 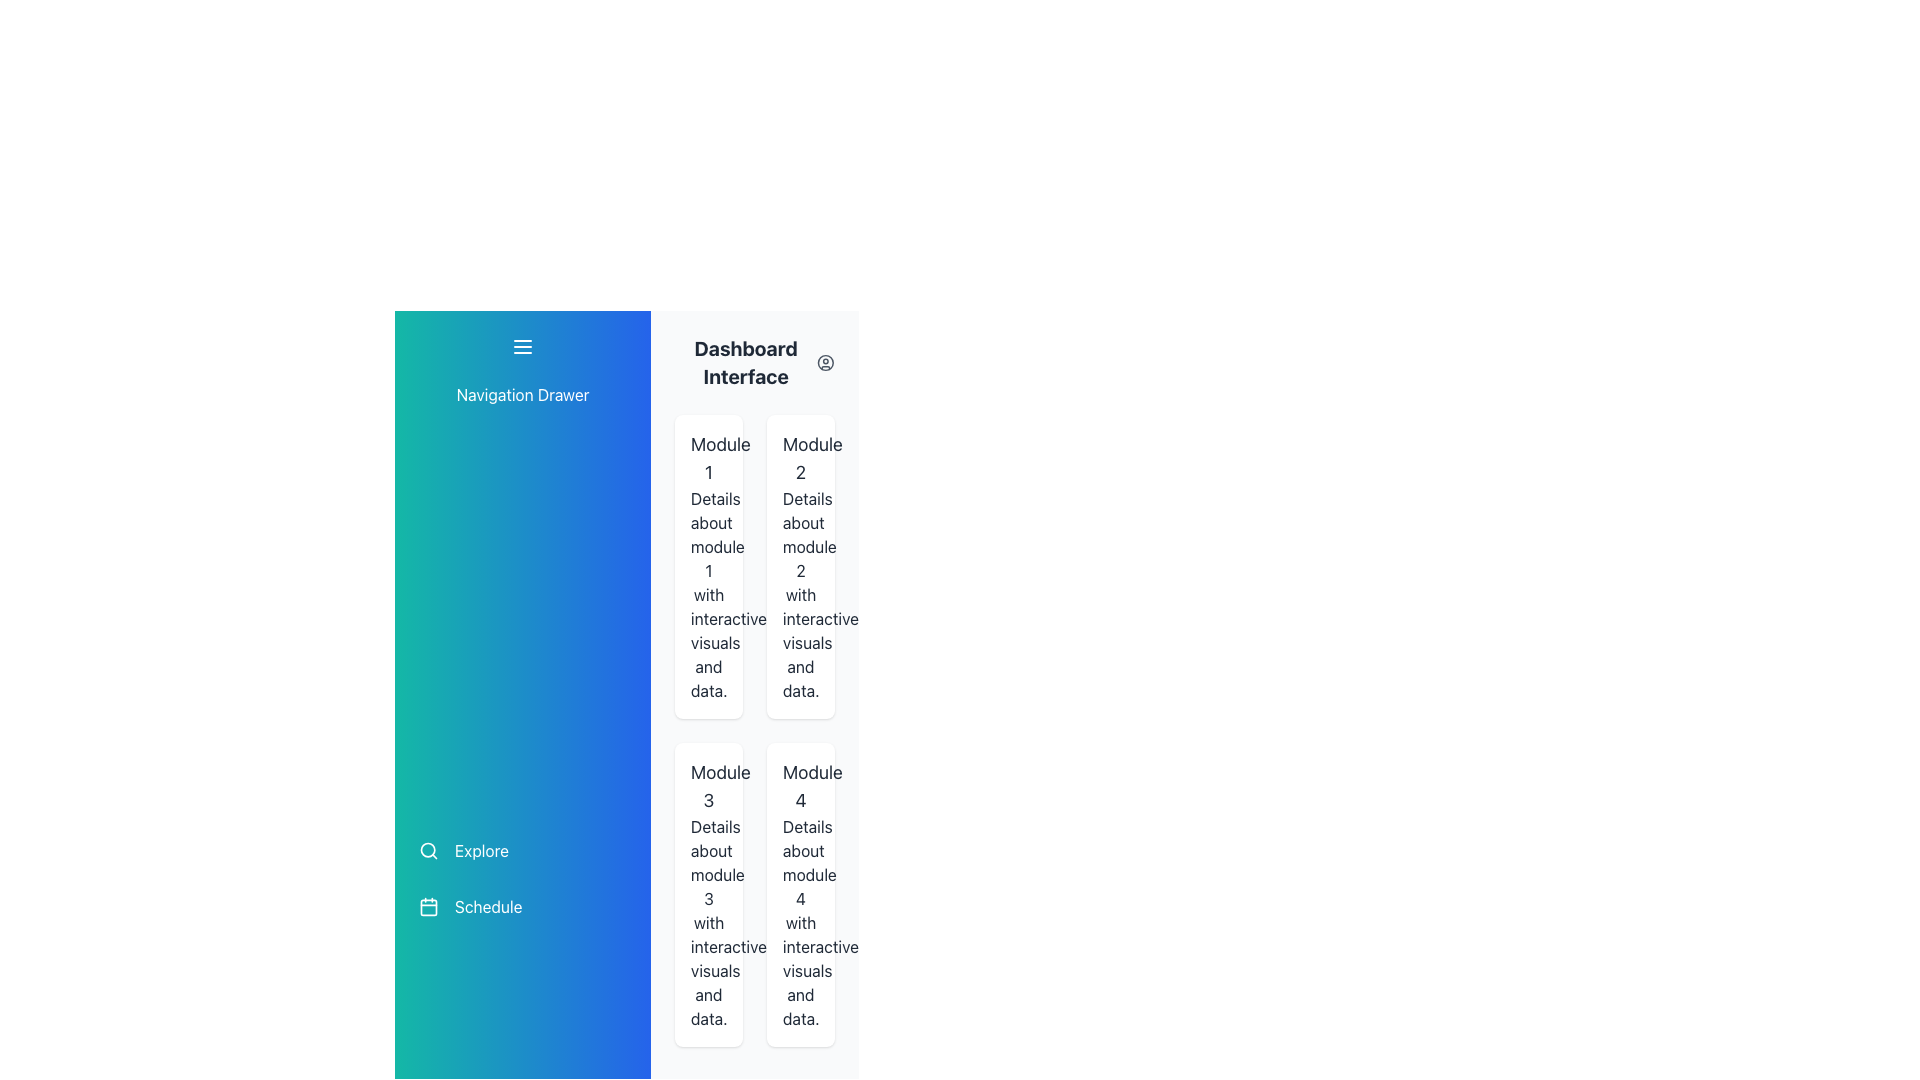 What do you see at coordinates (488, 906) in the screenshot?
I see `the 'Schedule' text label located in the navigation menu, positioned below the 'Explore' item and adjacent to the calendar icon` at bounding box center [488, 906].